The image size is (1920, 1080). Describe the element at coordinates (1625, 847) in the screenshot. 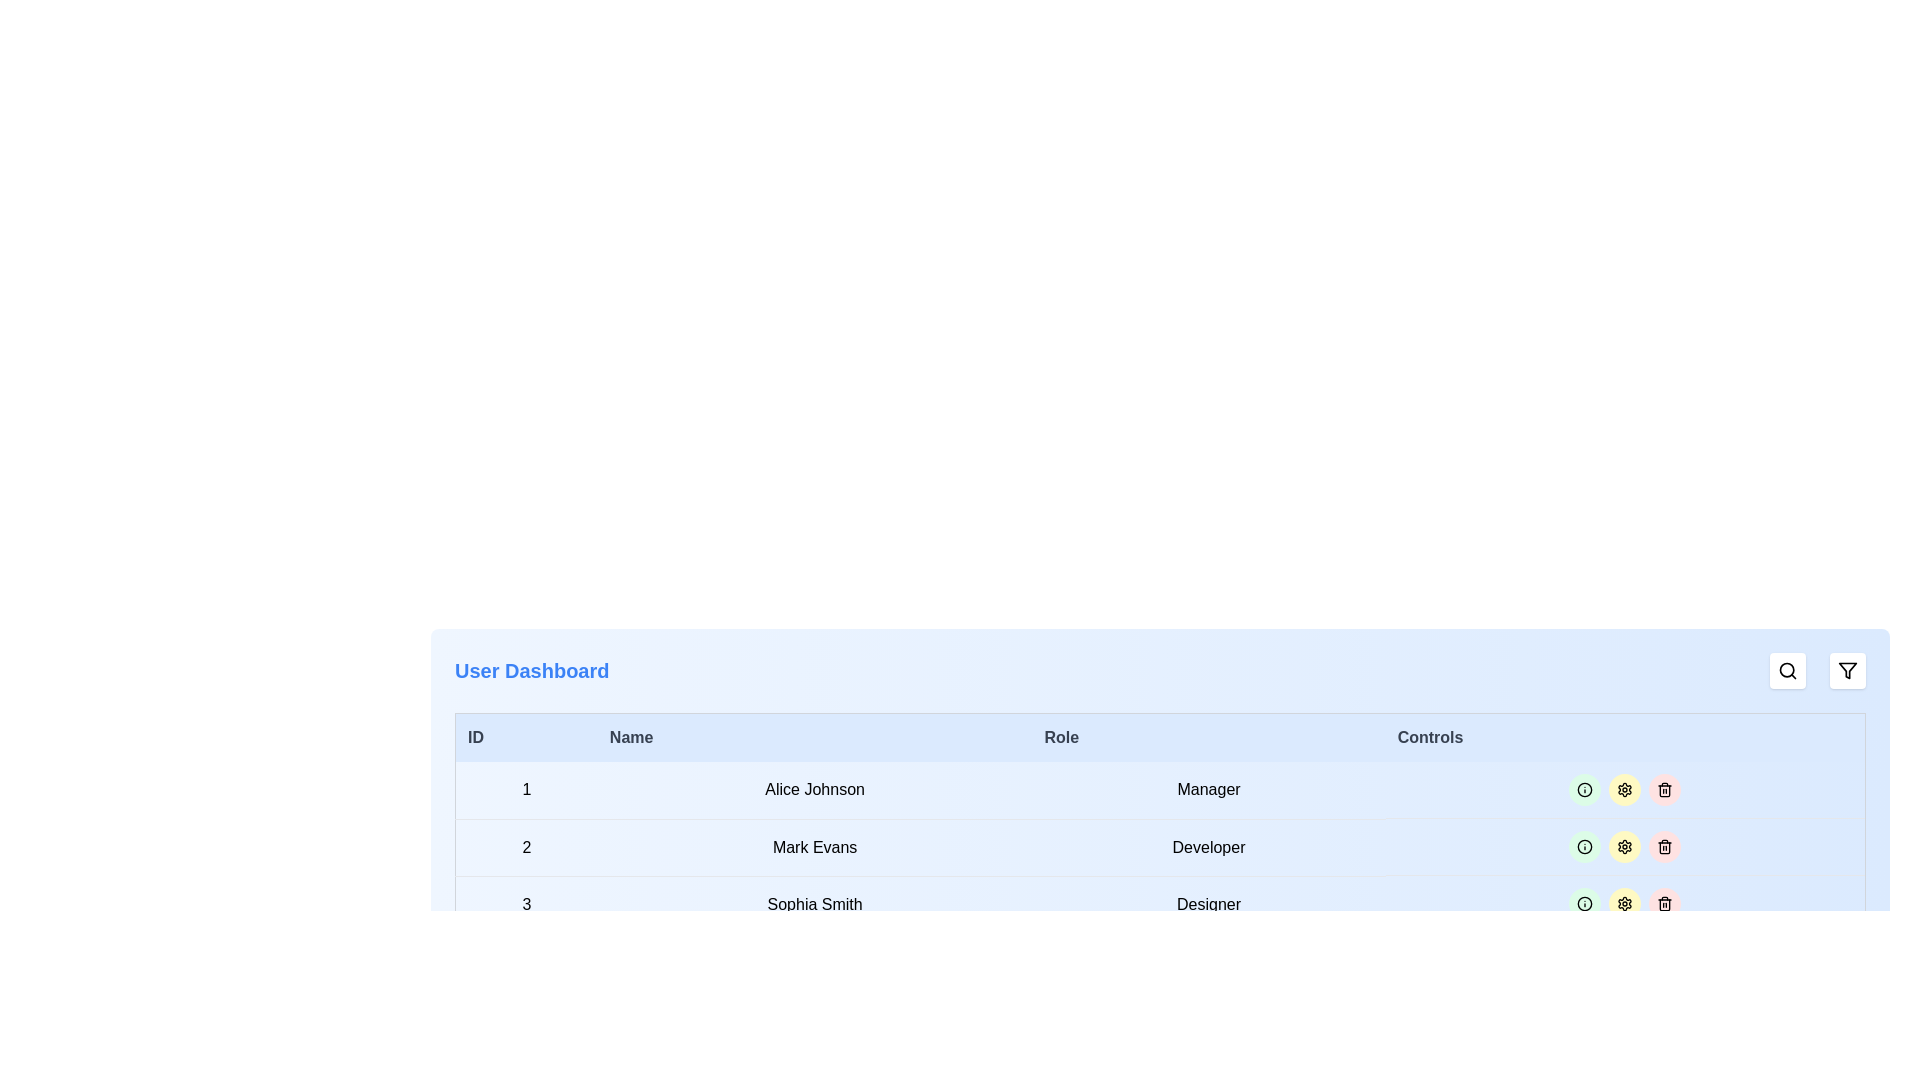

I see `the settings button, which is the third action icon in the horizontal sequence of control buttons in the 'Controls' column on the right side of the data table` at that location.